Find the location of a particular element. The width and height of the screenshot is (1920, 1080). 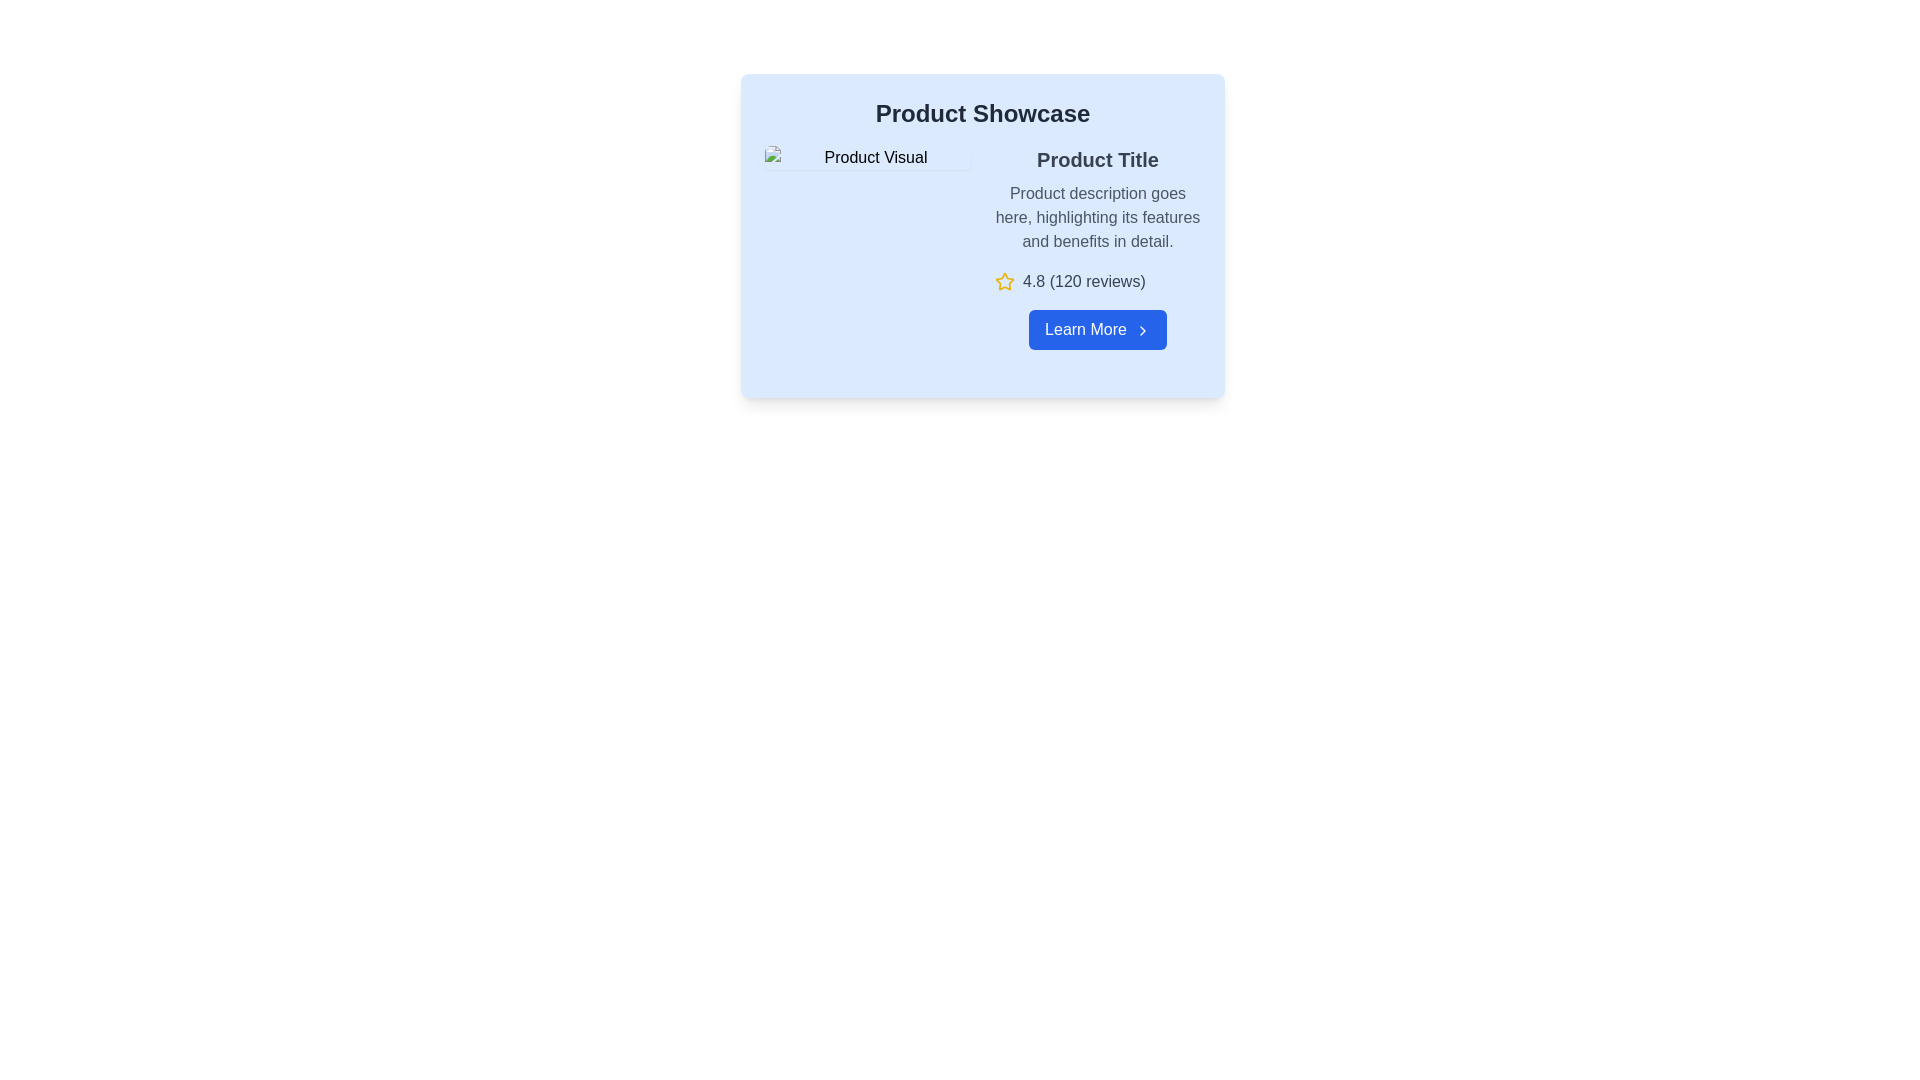

the static text or header at the top of the product showcase card, which is horizontally centered and has a light blue background is located at coordinates (983, 114).